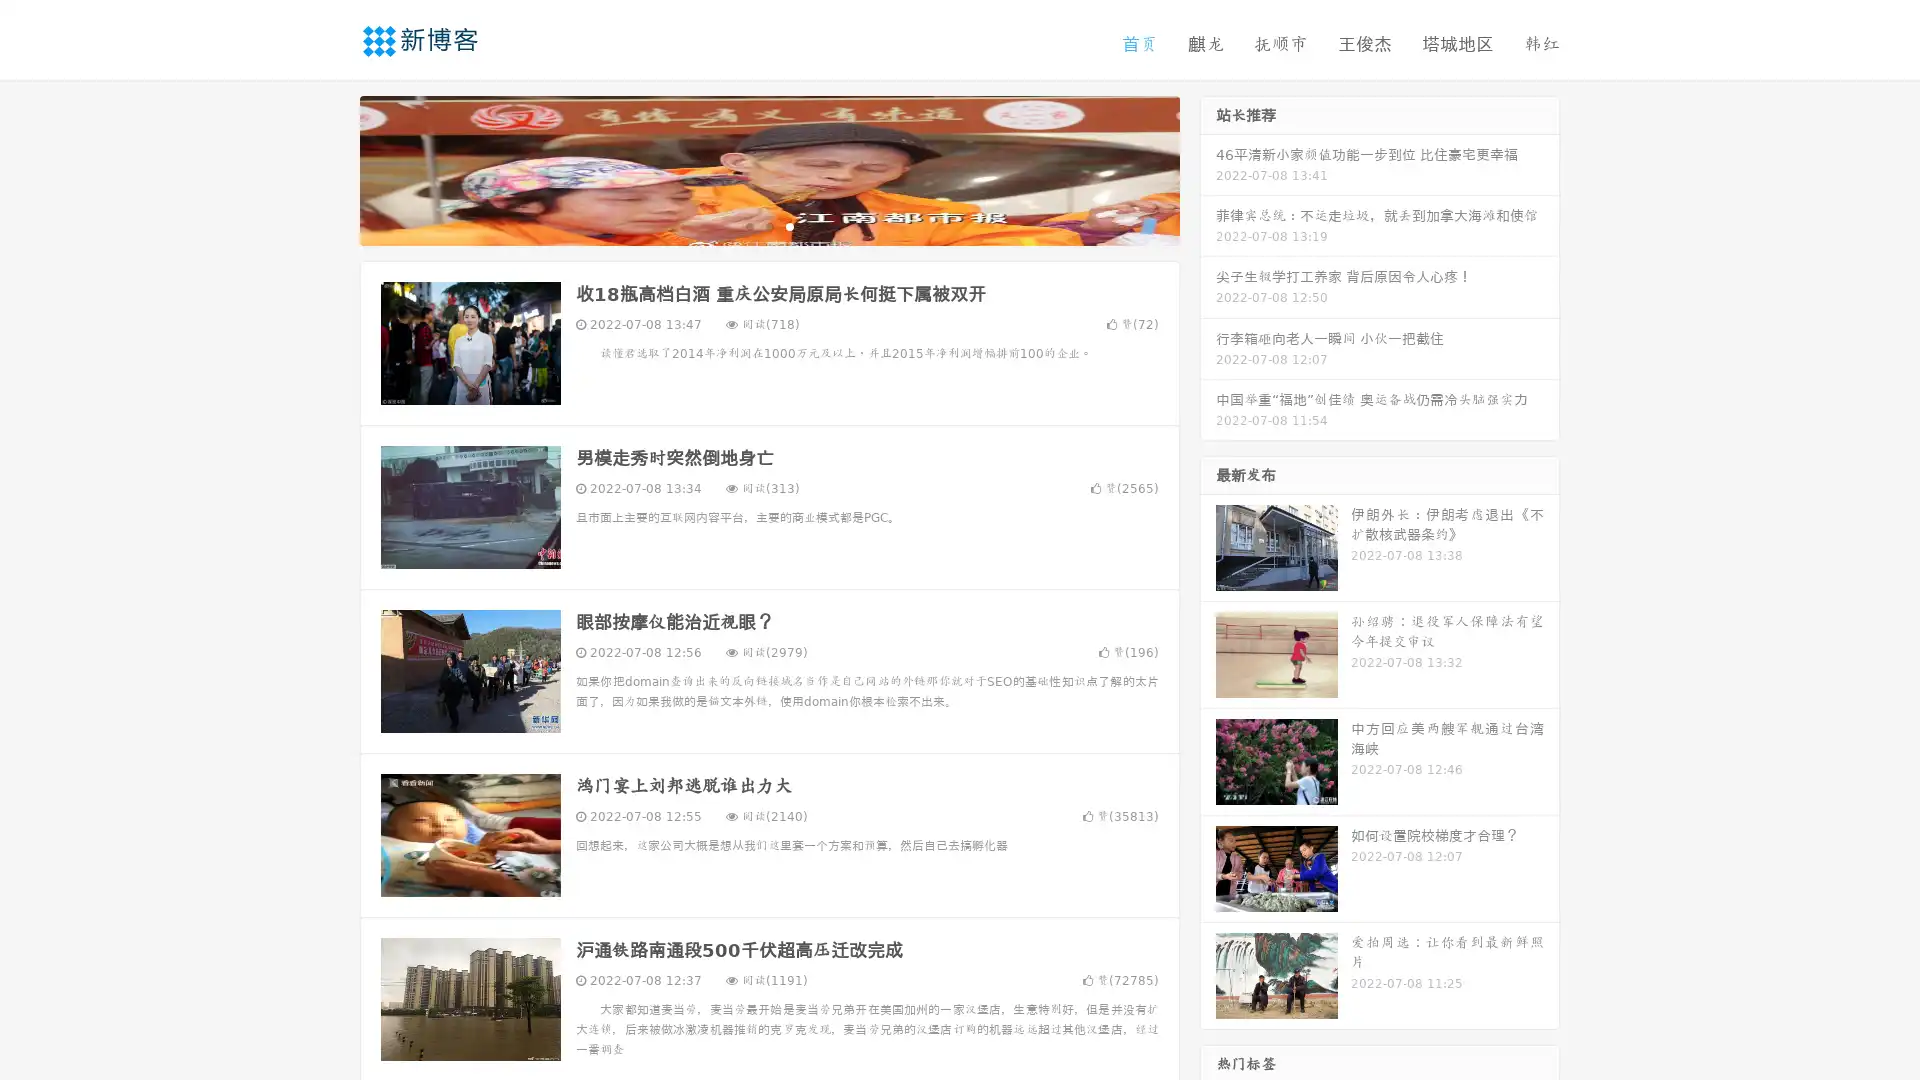 Image resolution: width=1920 pixels, height=1080 pixels. I want to click on Next slide, so click(1208, 168).